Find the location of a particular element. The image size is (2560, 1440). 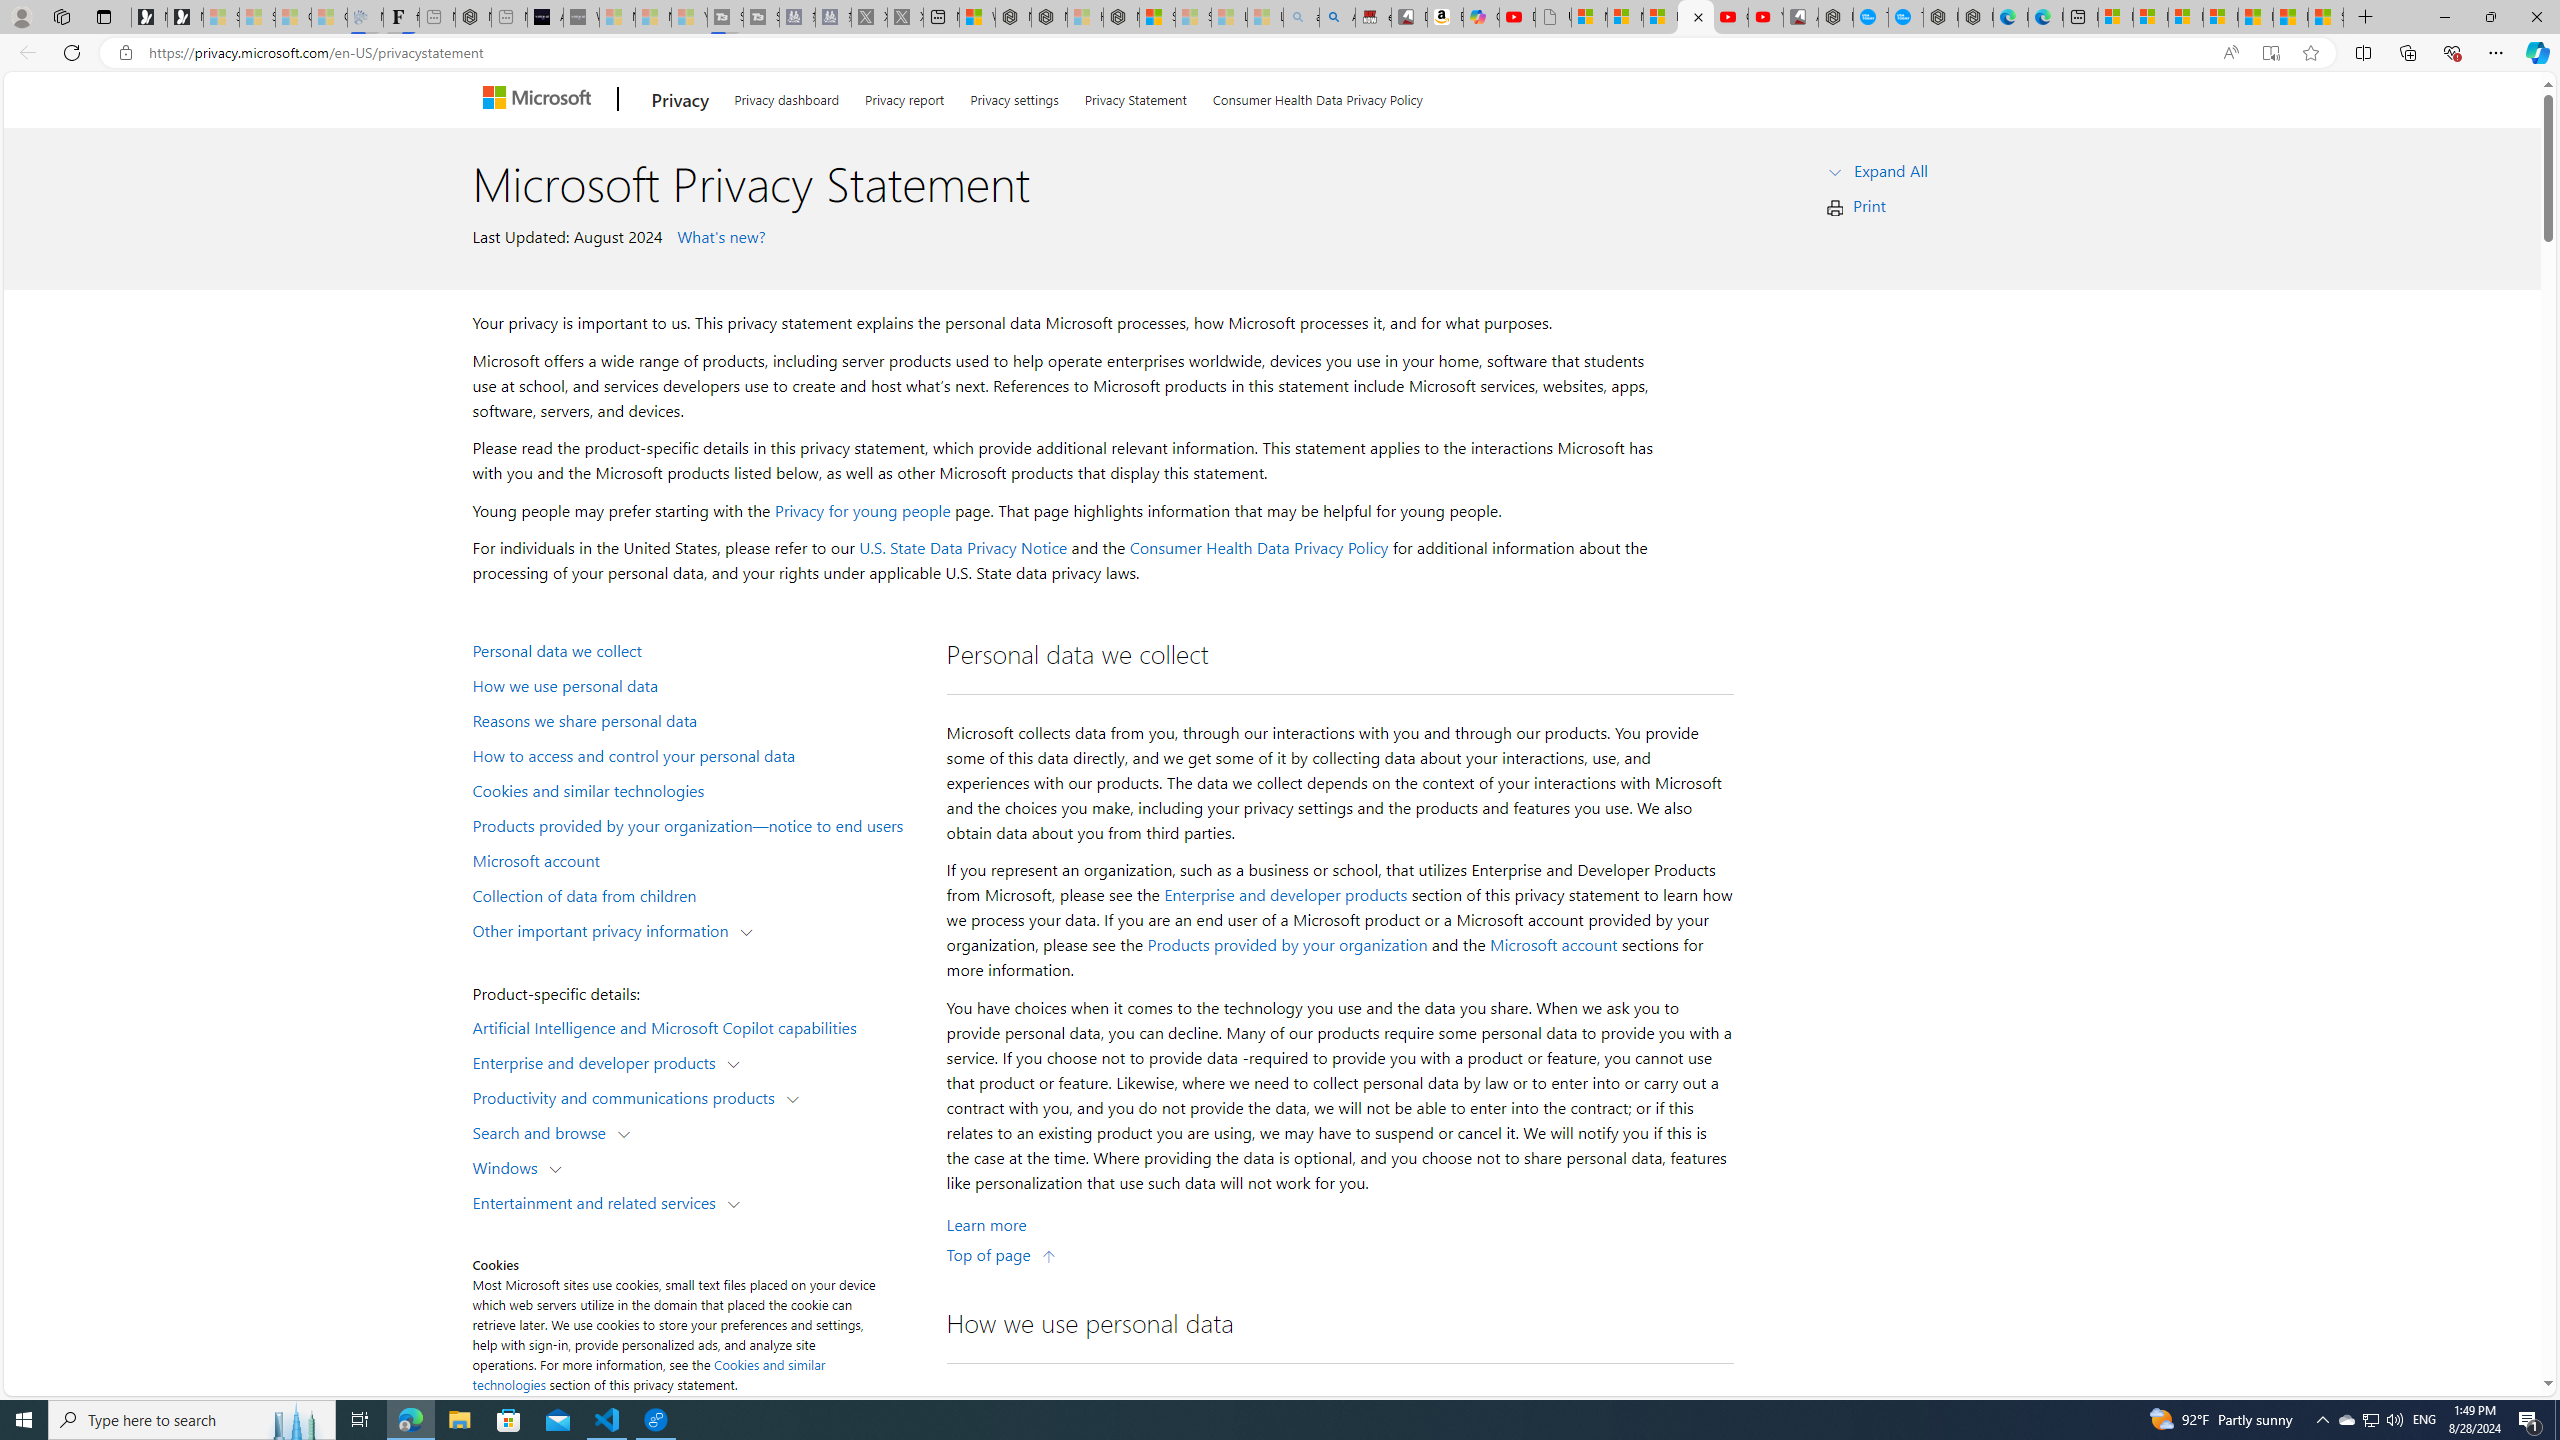

'Day 1: Arriving in Yemen (surreal to be here) - YouTube' is located at coordinates (1516, 16).